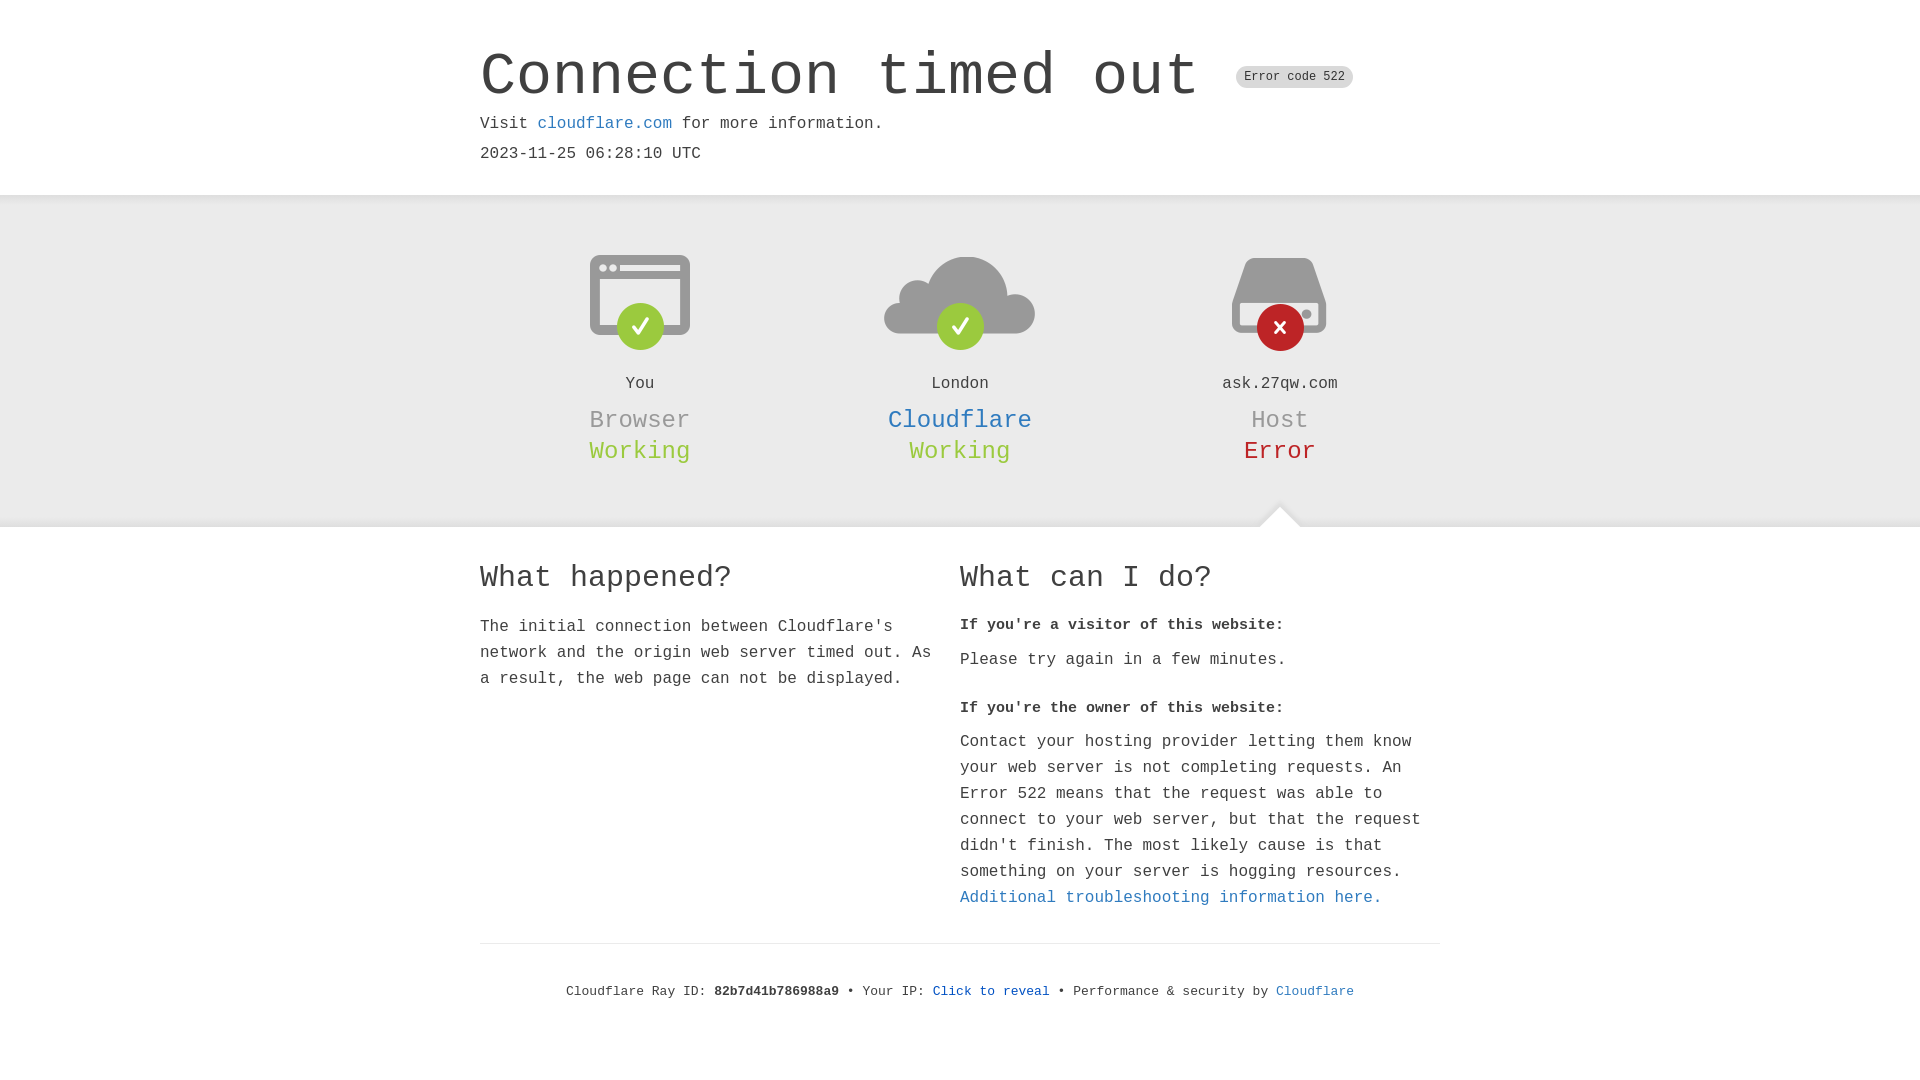 This screenshot has width=1920, height=1080. I want to click on 'Cloudflare', so click(1315, 991).